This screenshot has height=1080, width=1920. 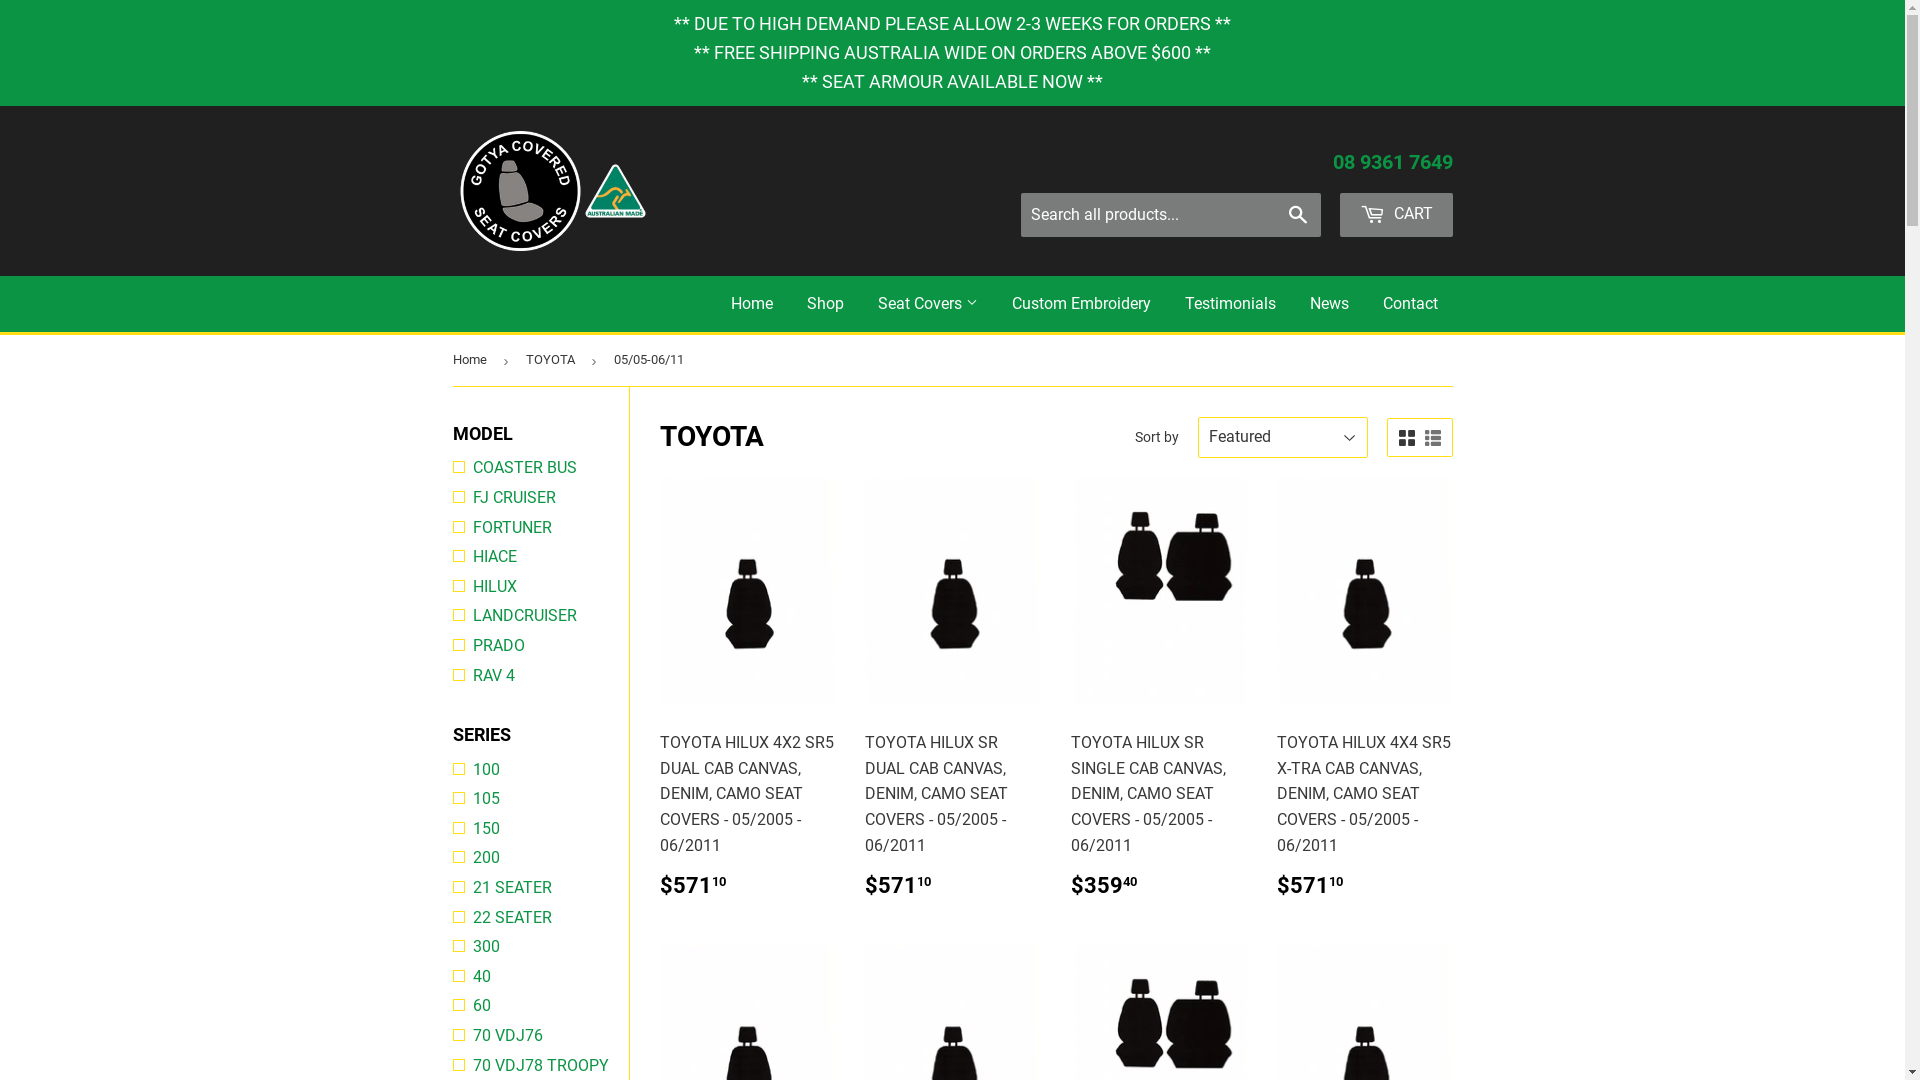 I want to click on 'FORTUNER', so click(x=539, y=527).